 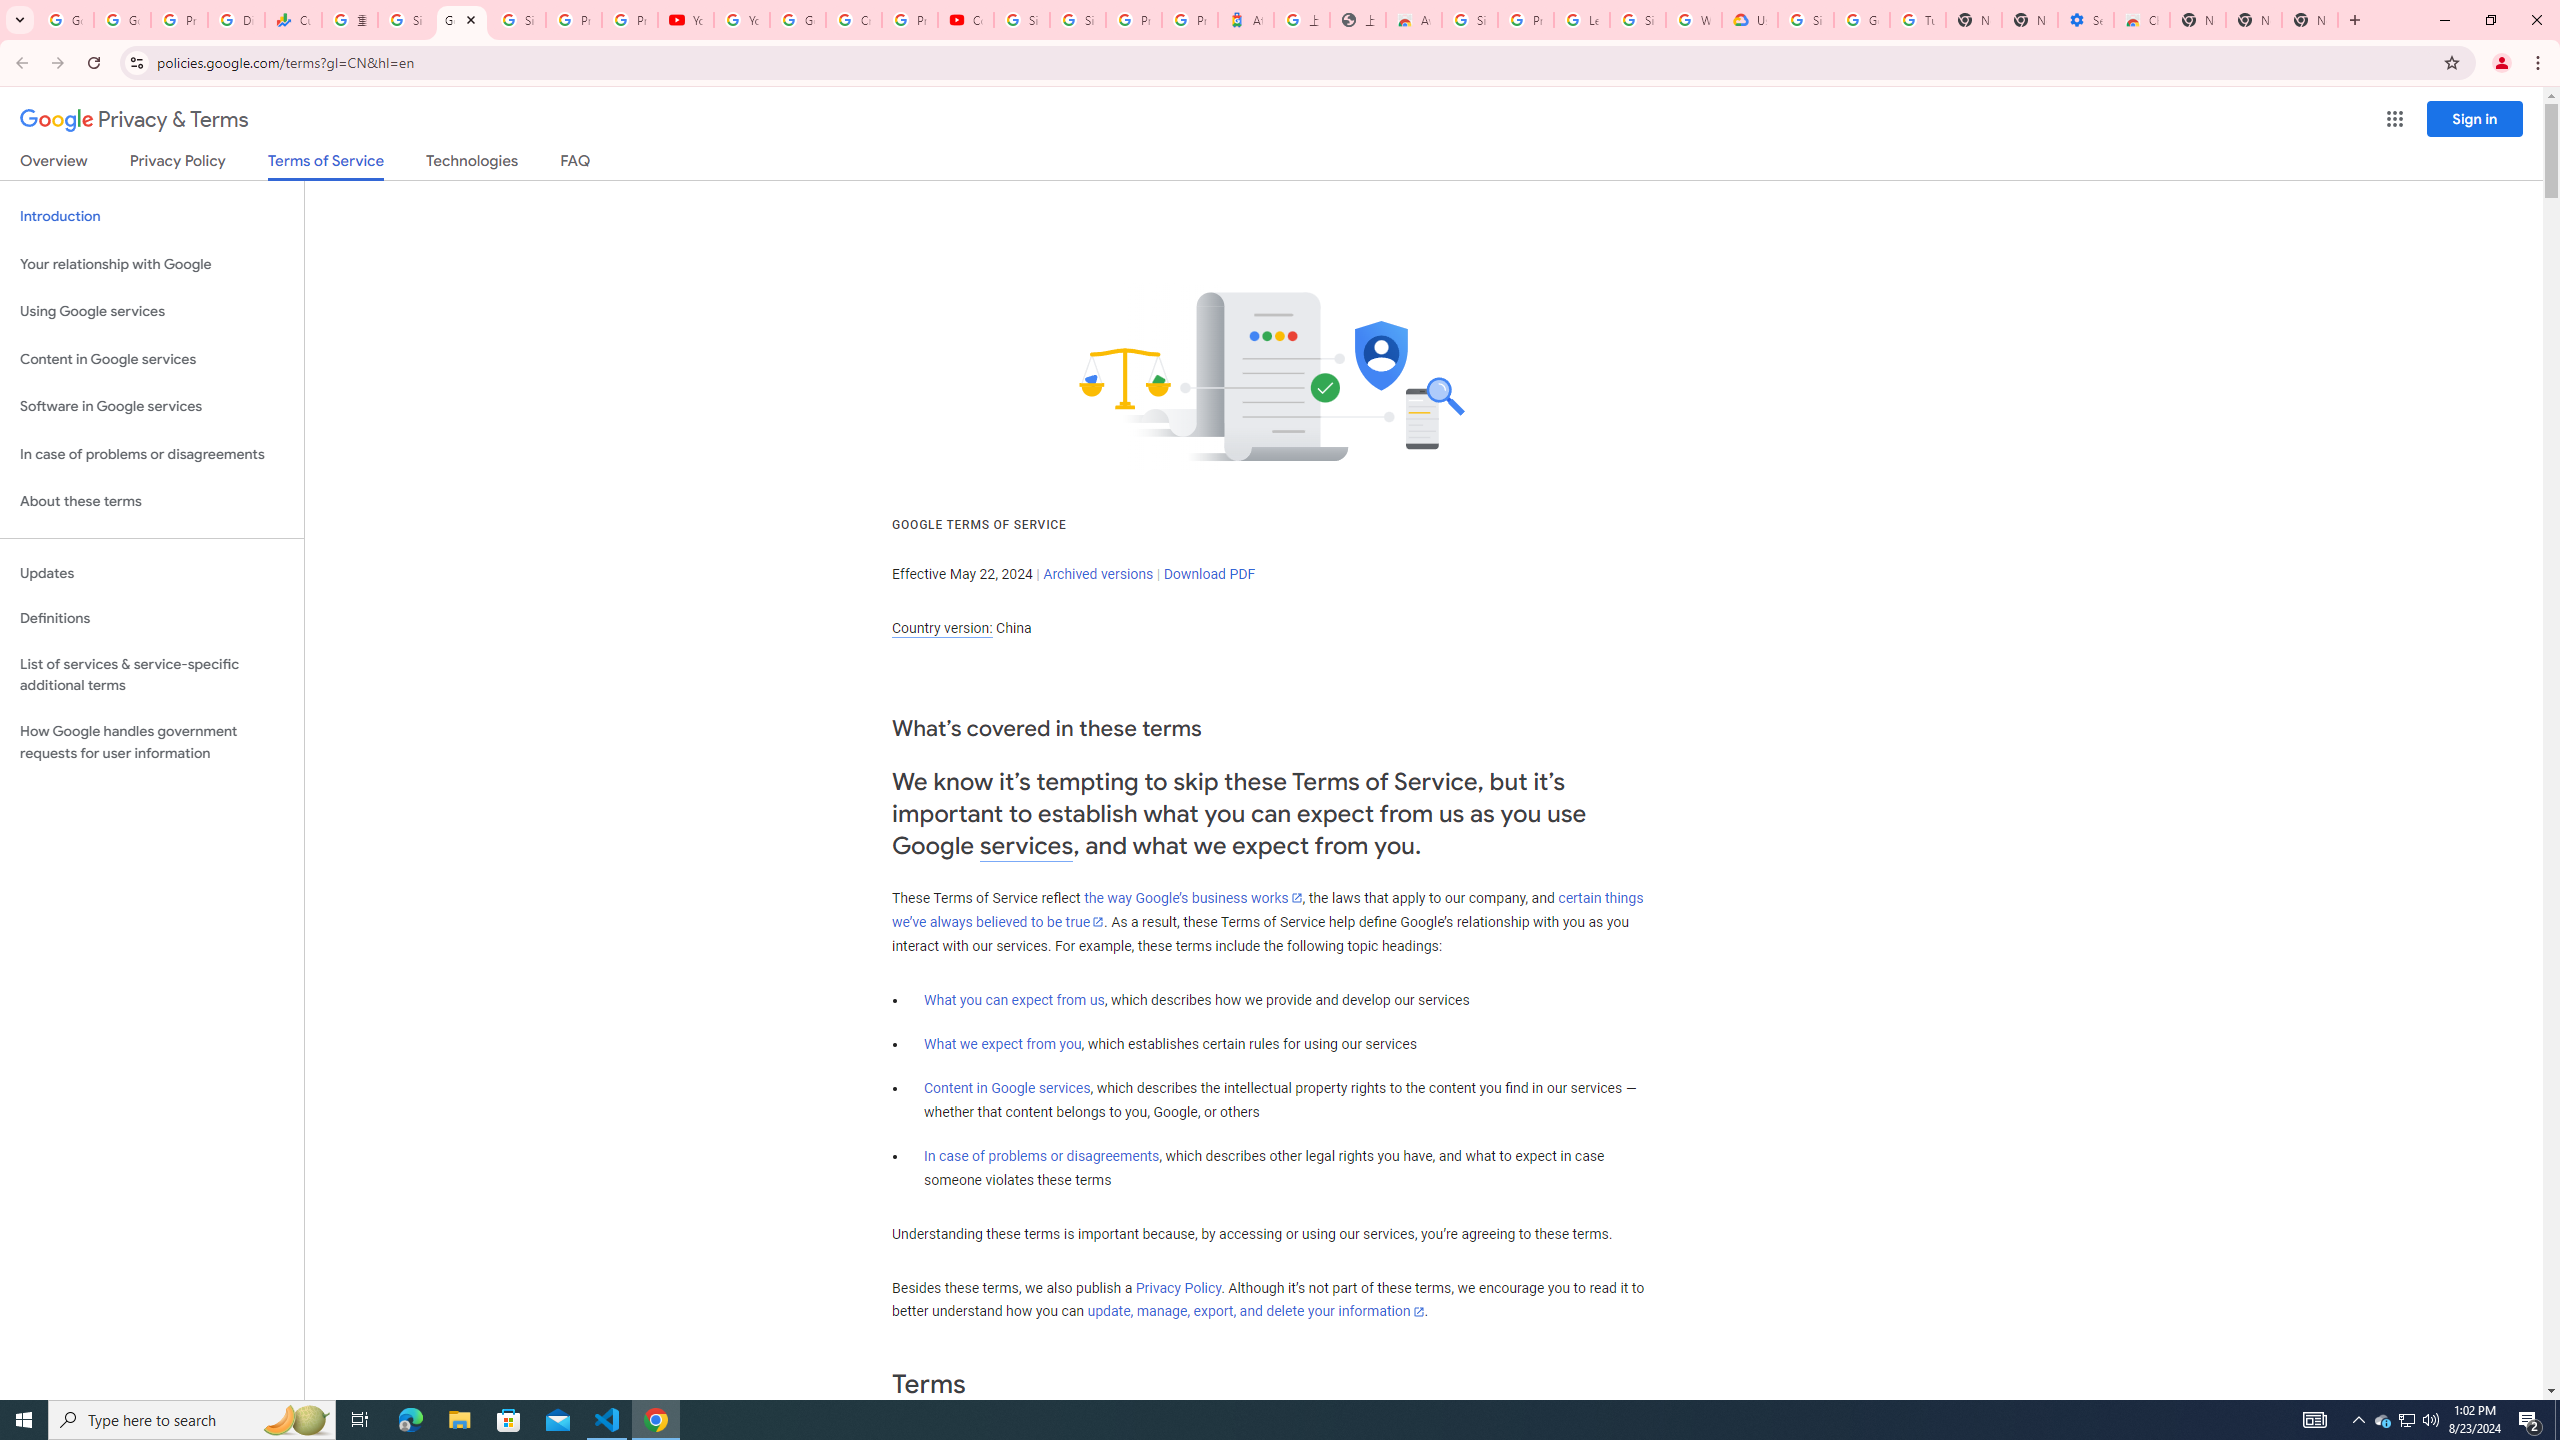 What do you see at coordinates (404, 19) in the screenshot?
I see `'Sign in - Google Accounts'` at bounding box center [404, 19].